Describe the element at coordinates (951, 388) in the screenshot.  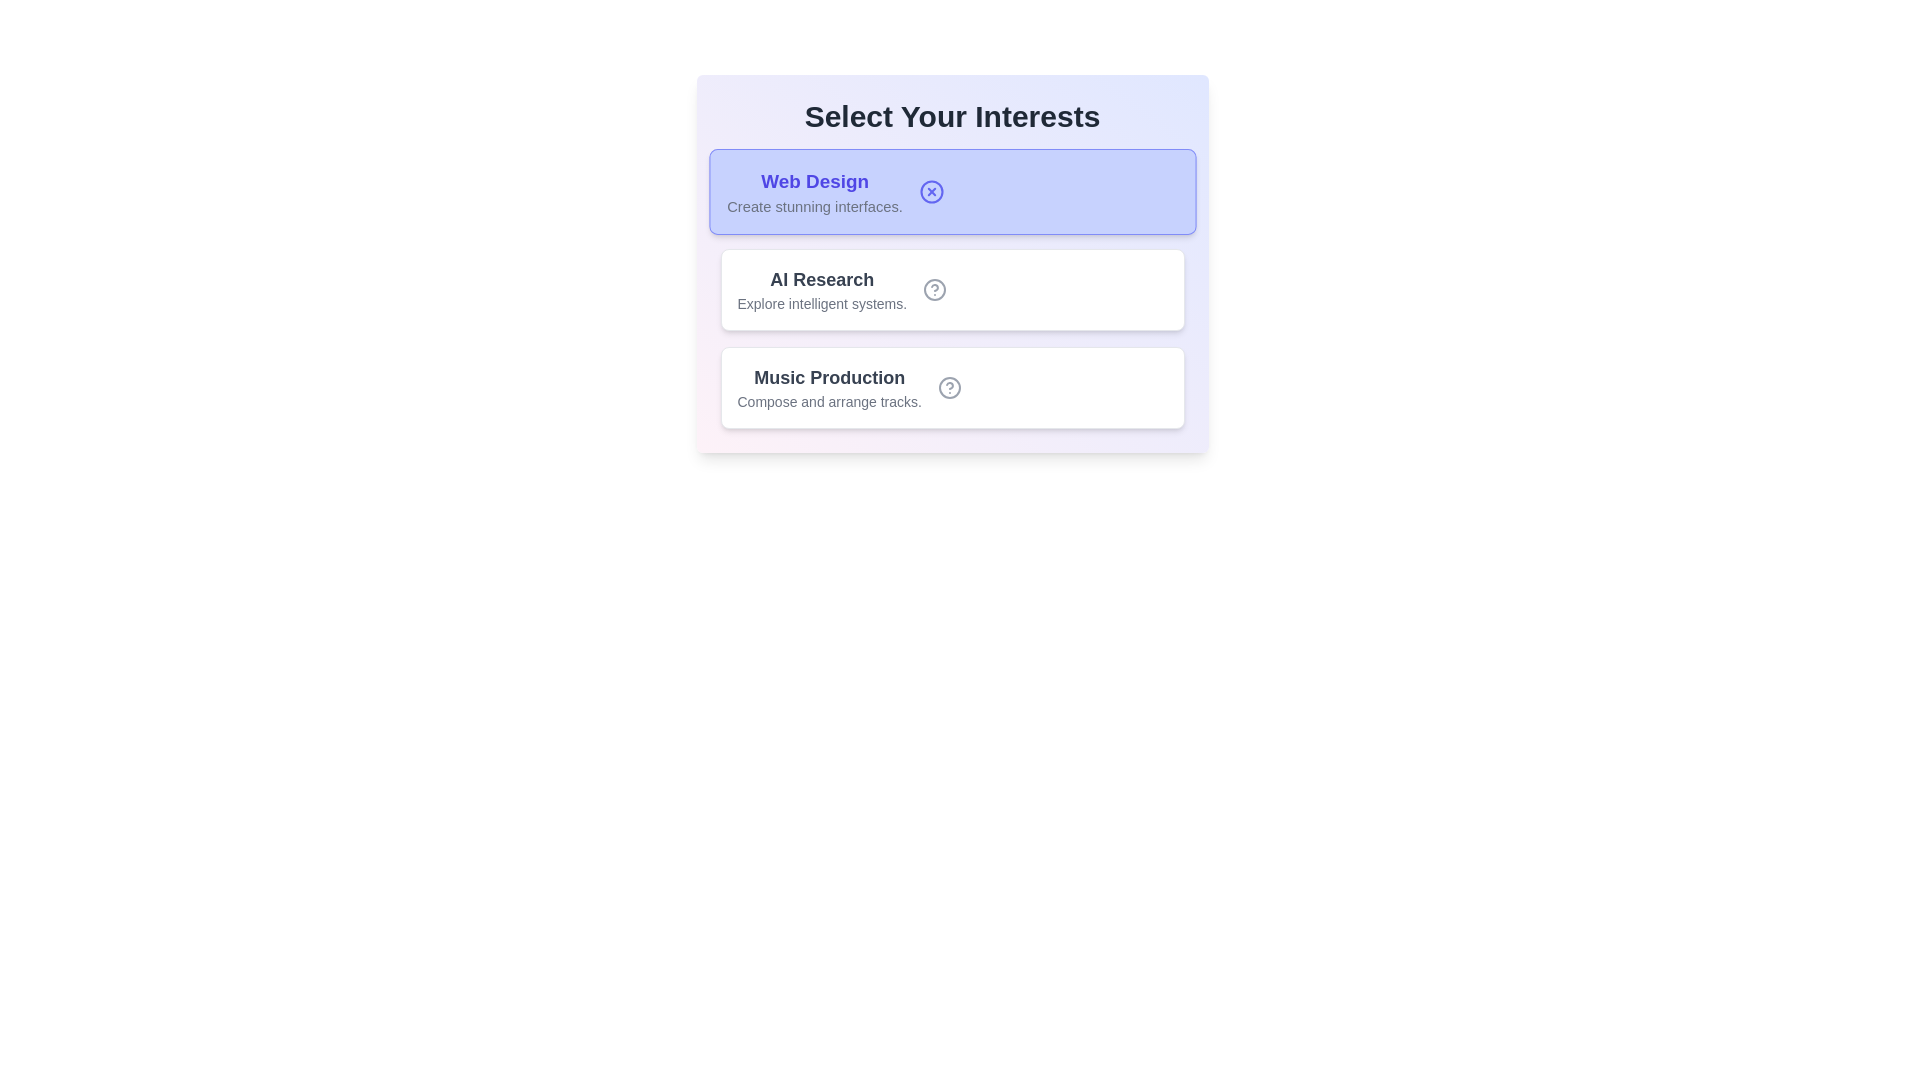
I see `the tag labeled 'Music Production'` at that location.